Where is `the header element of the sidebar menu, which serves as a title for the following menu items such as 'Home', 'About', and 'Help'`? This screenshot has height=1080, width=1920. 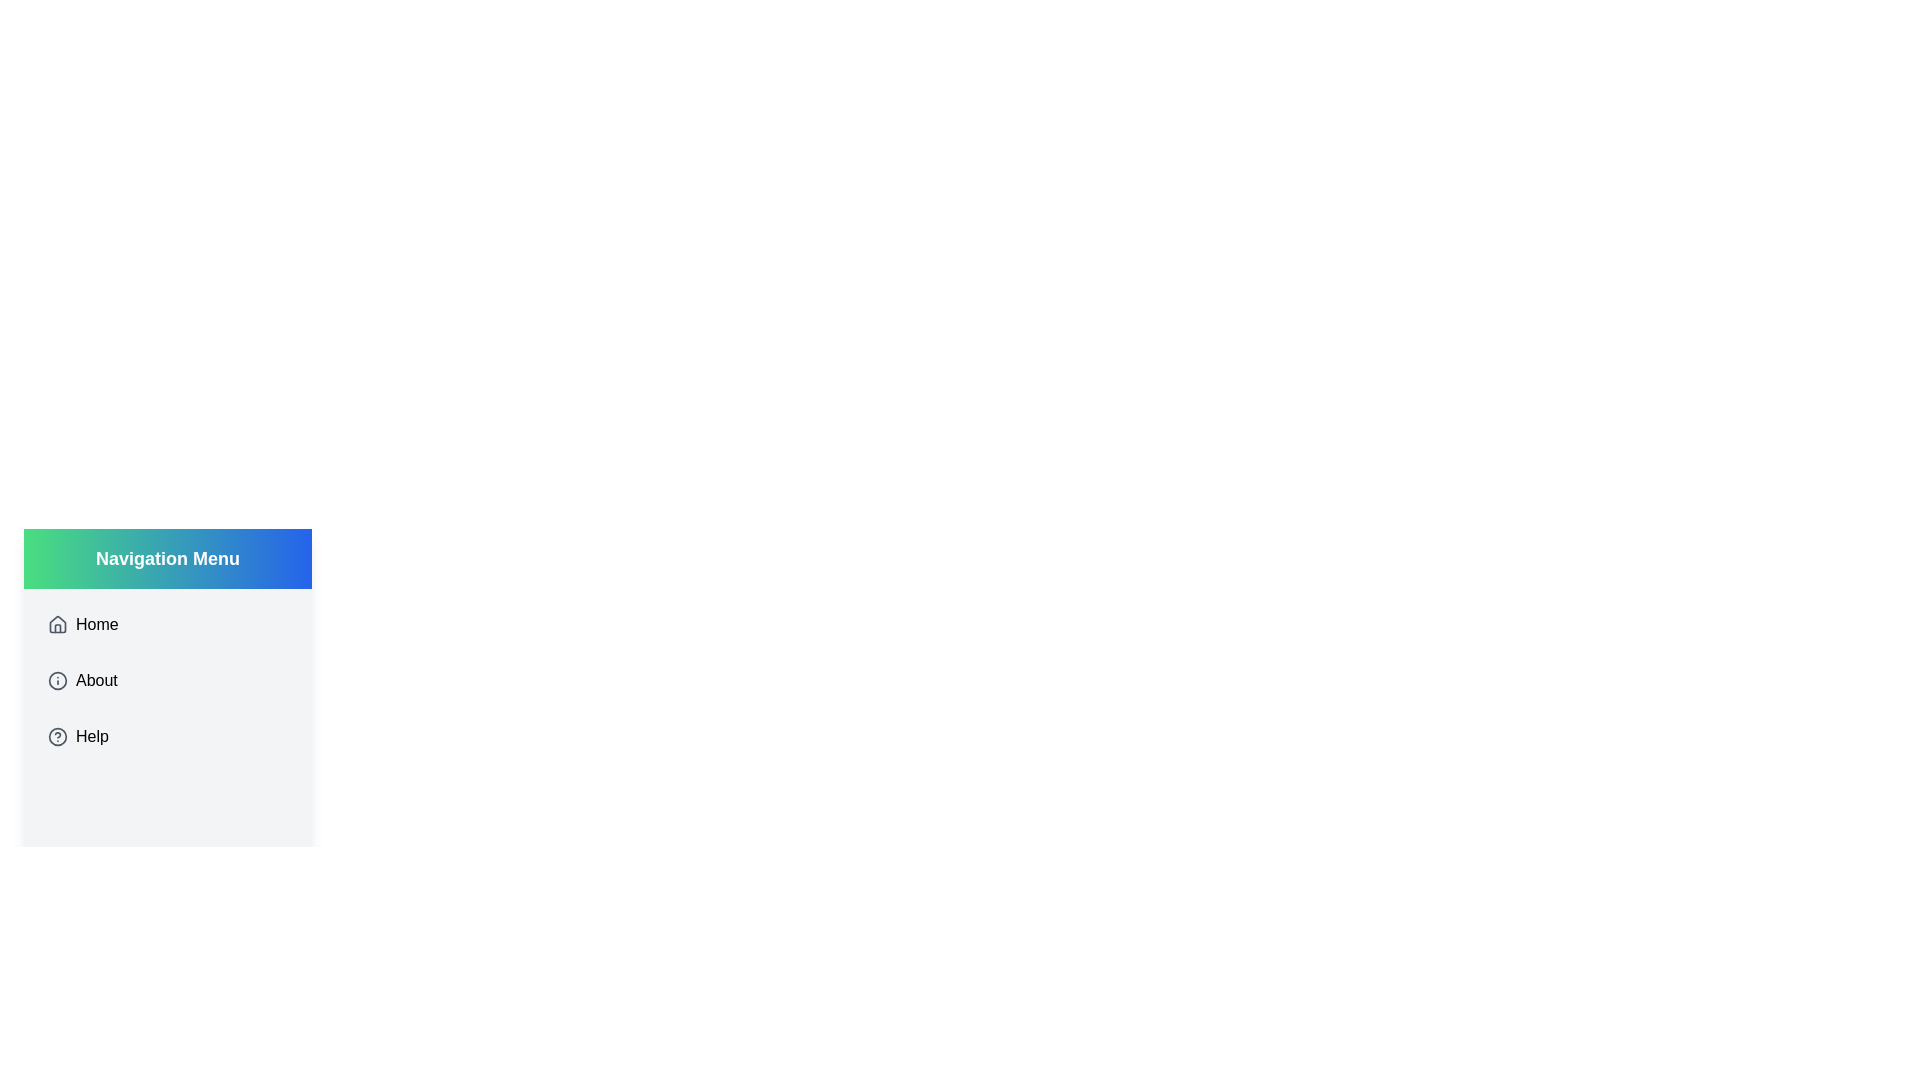
the header element of the sidebar menu, which serves as a title for the following menu items such as 'Home', 'About', and 'Help' is located at coordinates (168, 559).